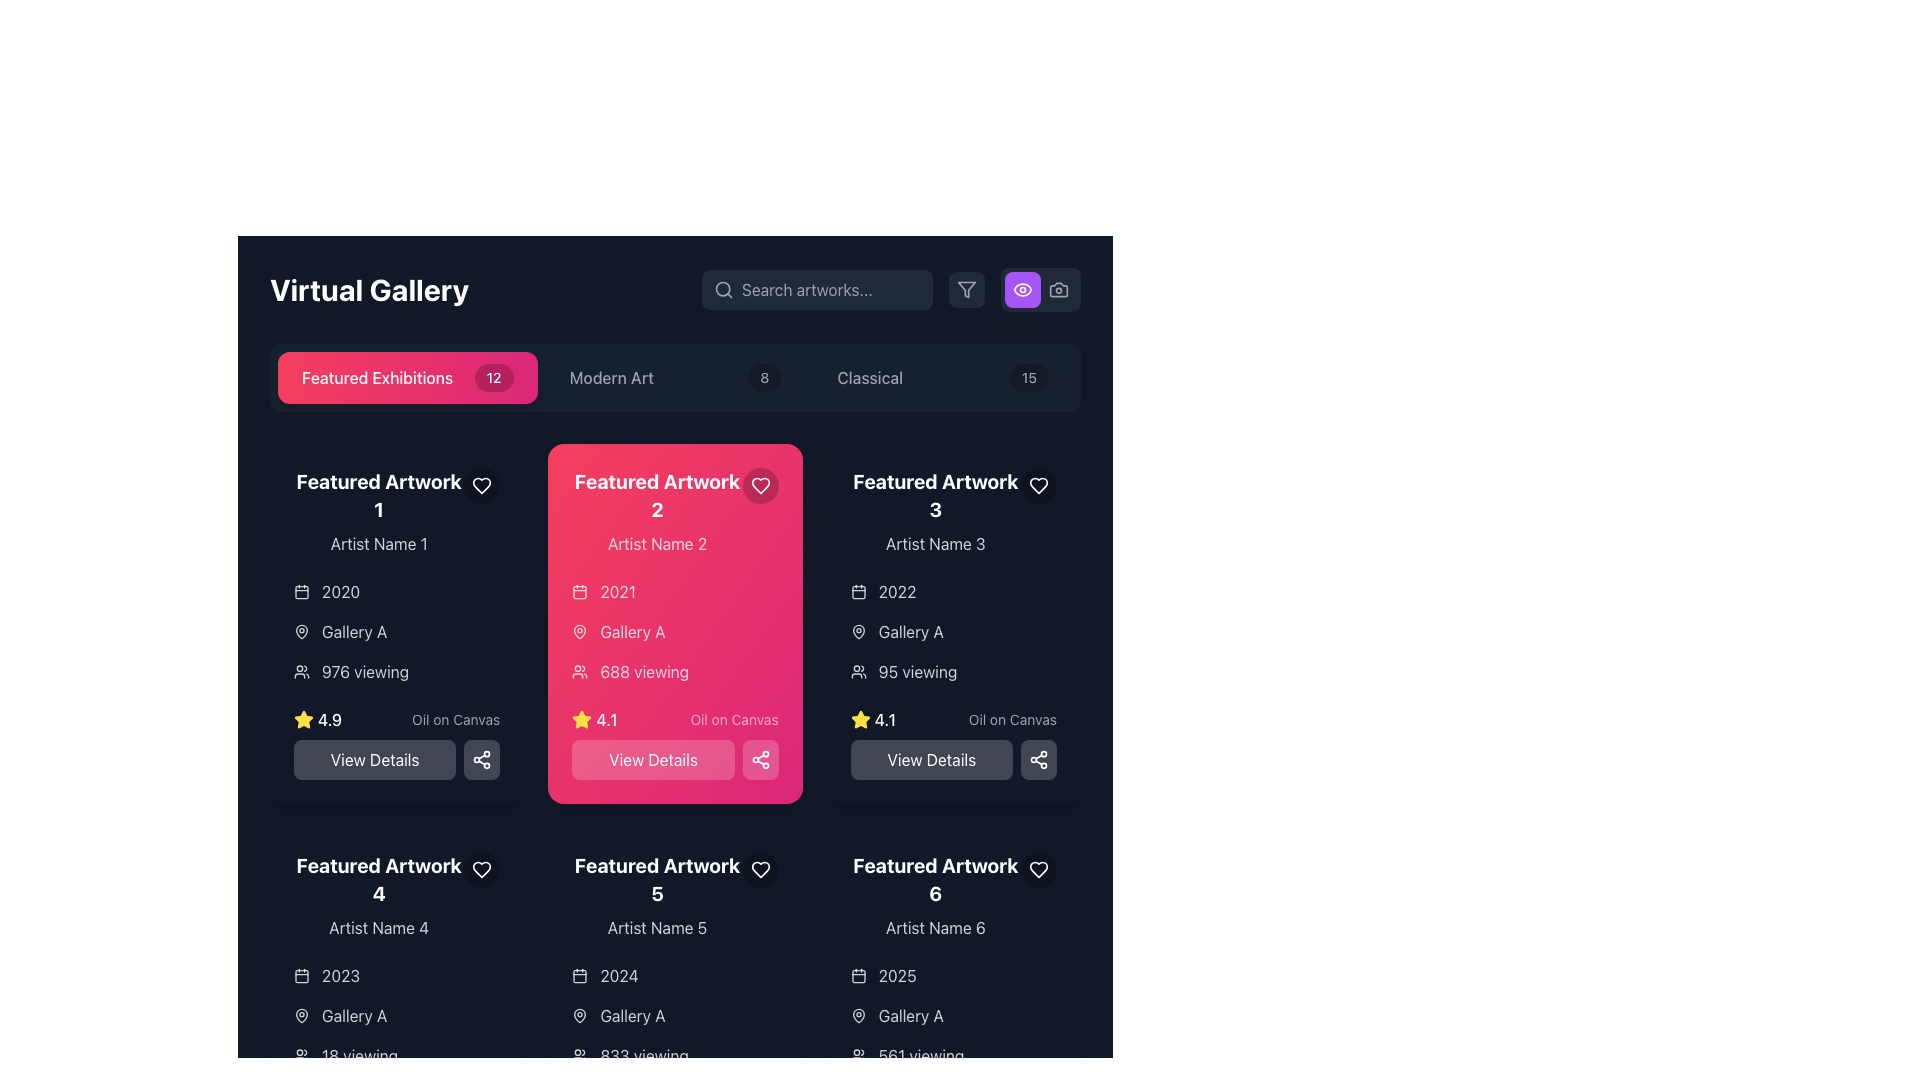 The image size is (1920, 1080). What do you see at coordinates (379, 894) in the screenshot?
I see `the text display that shows the title and artist name of 'Featured Artwork 4' located in the bottom-left section of the grid, below the heart-shaped favorite button` at bounding box center [379, 894].